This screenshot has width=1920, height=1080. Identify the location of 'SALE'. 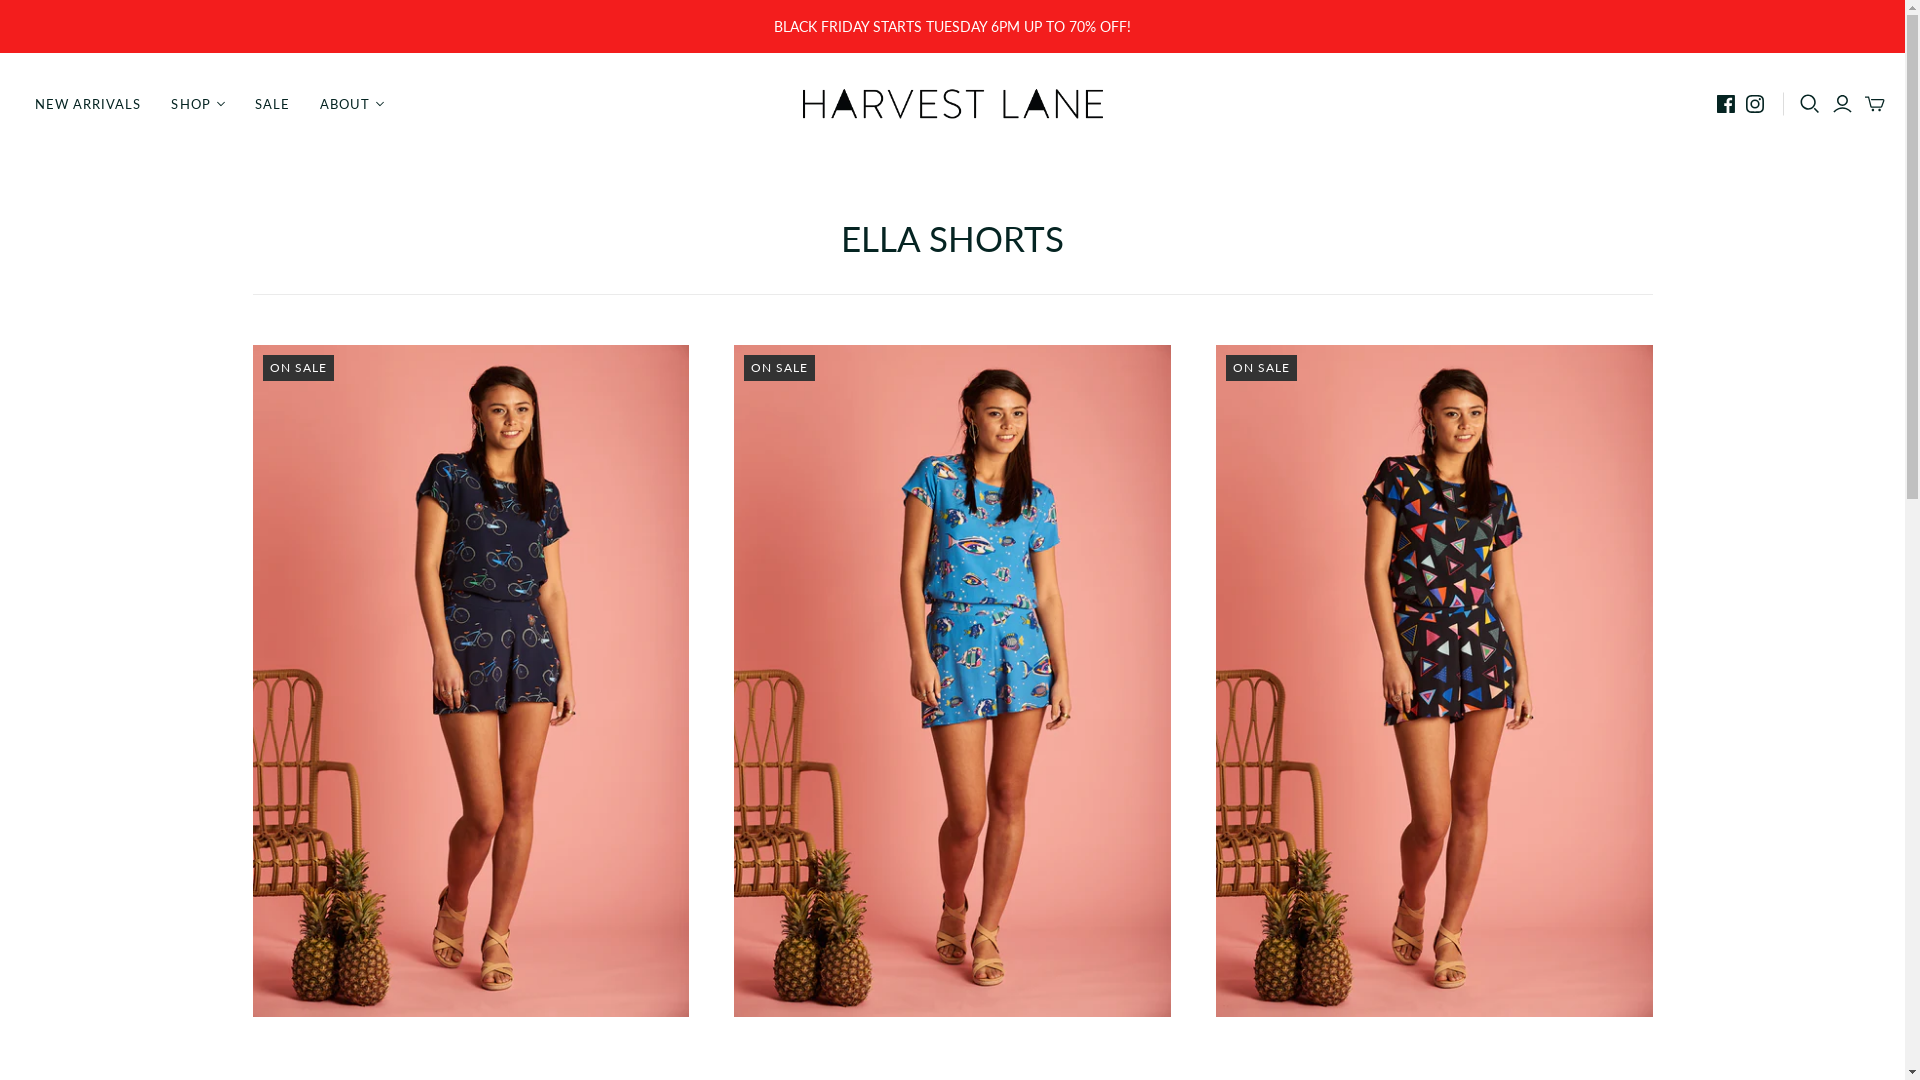
(271, 104).